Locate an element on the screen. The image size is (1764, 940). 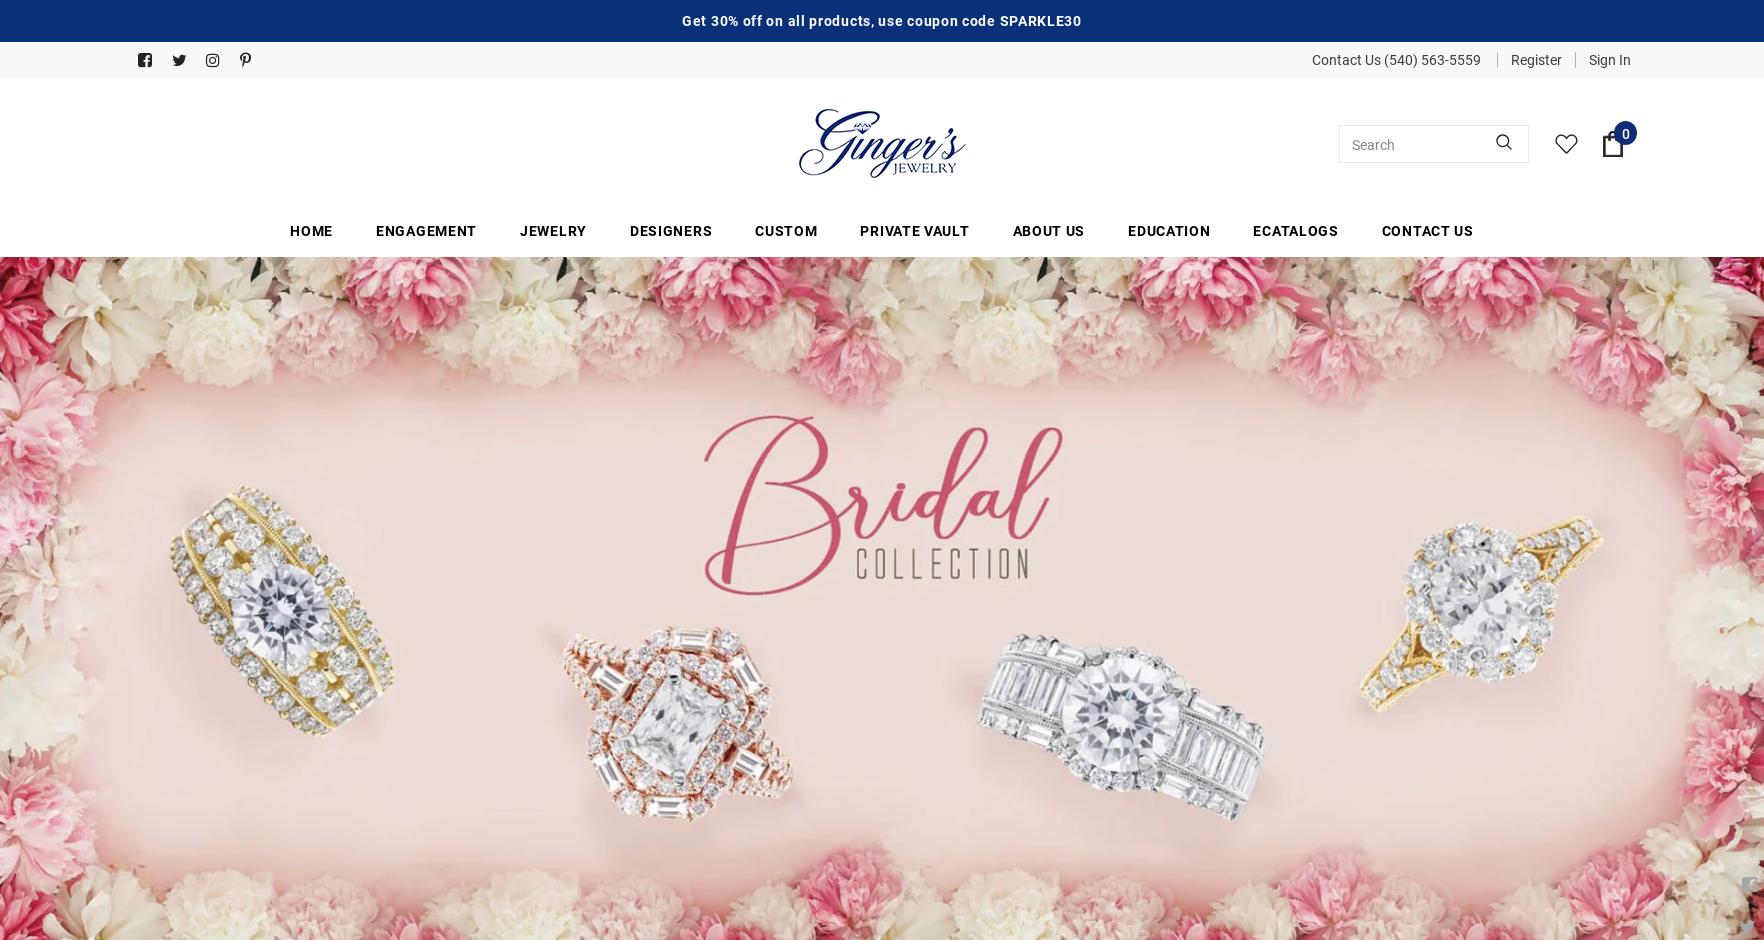
'Engagement' is located at coordinates (426, 229).